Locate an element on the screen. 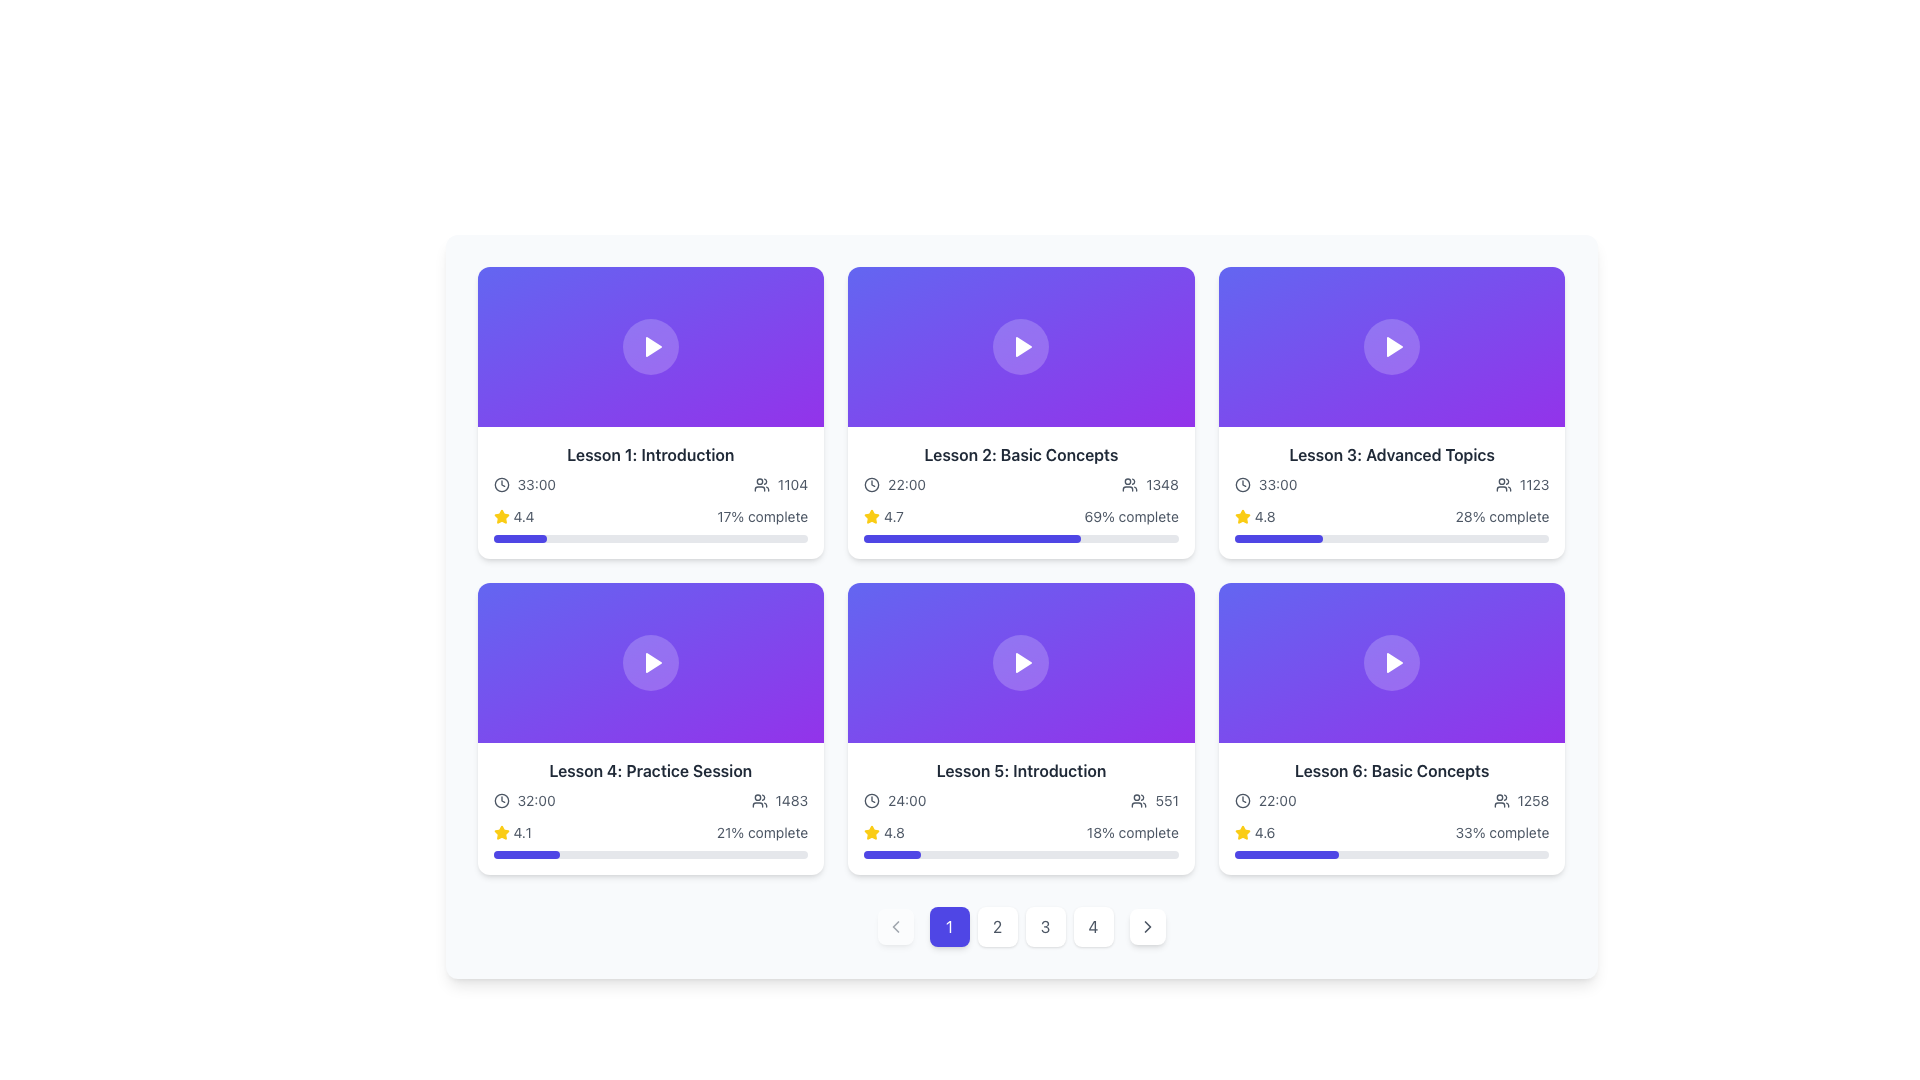  the left-facing chevron icon, which is a thin, minimalistic arrow styled within a square button located at the left of the pagination control section is located at coordinates (894, 926).